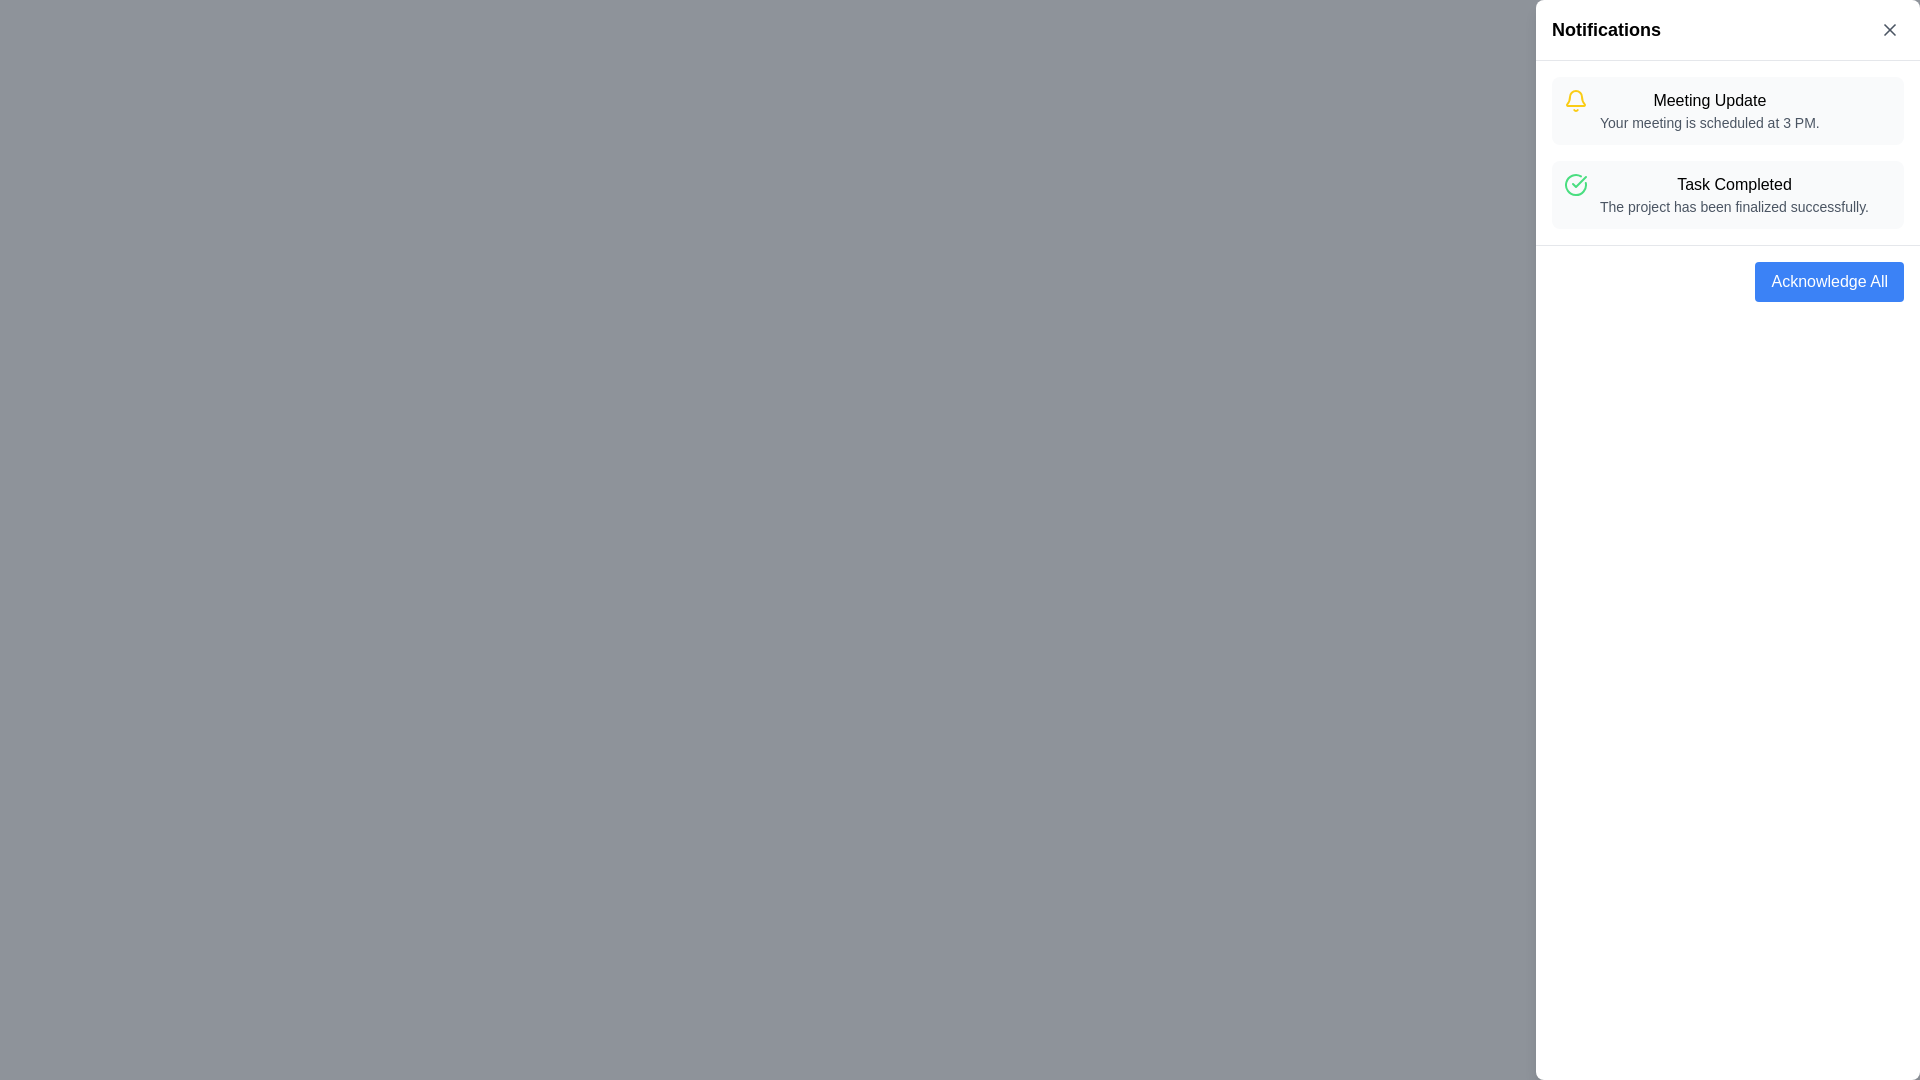 This screenshot has width=1920, height=1080. What do you see at coordinates (1574, 98) in the screenshot?
I see `the bell-shaped notification icon outlined in bright yellow, located next to the 'Meeting Update' text in the notification panel` at bounding box center [1574, 98].